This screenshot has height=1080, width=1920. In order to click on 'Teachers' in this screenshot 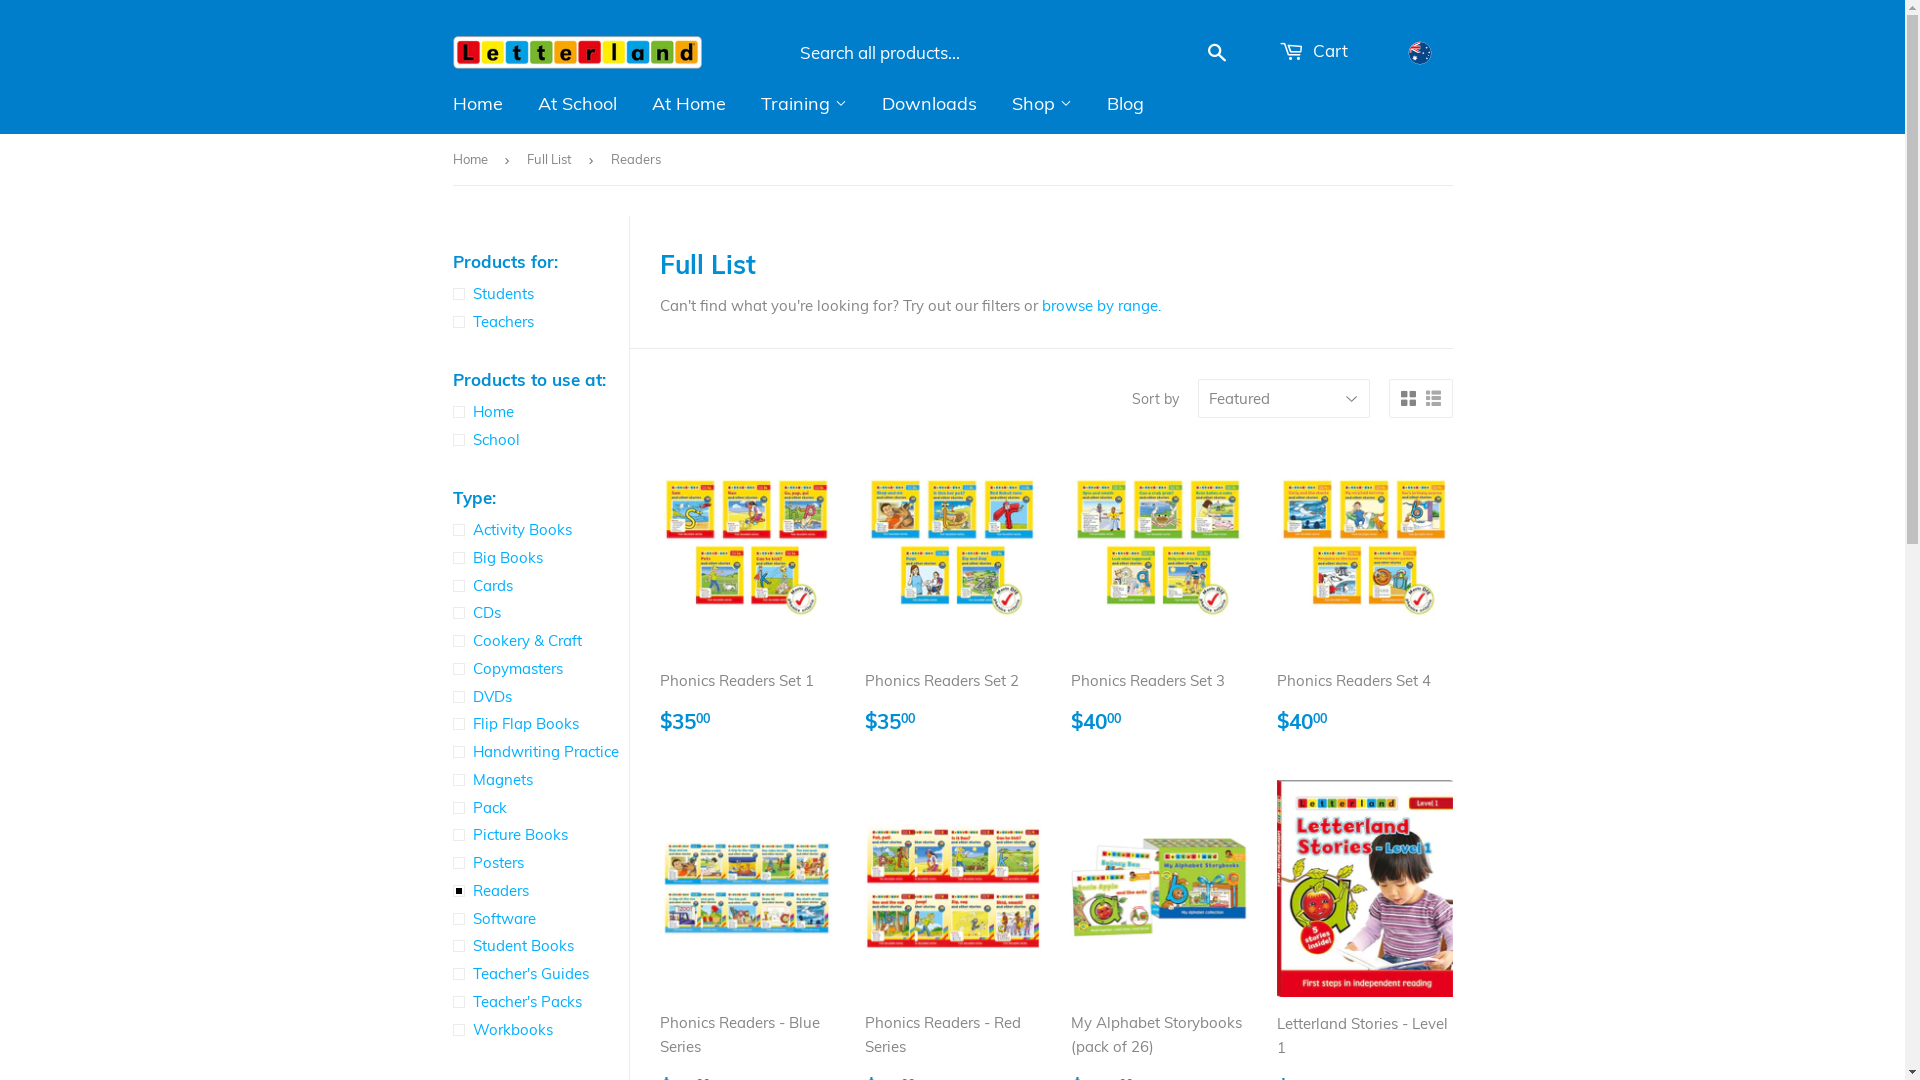, I will do `click(539, 320)`.